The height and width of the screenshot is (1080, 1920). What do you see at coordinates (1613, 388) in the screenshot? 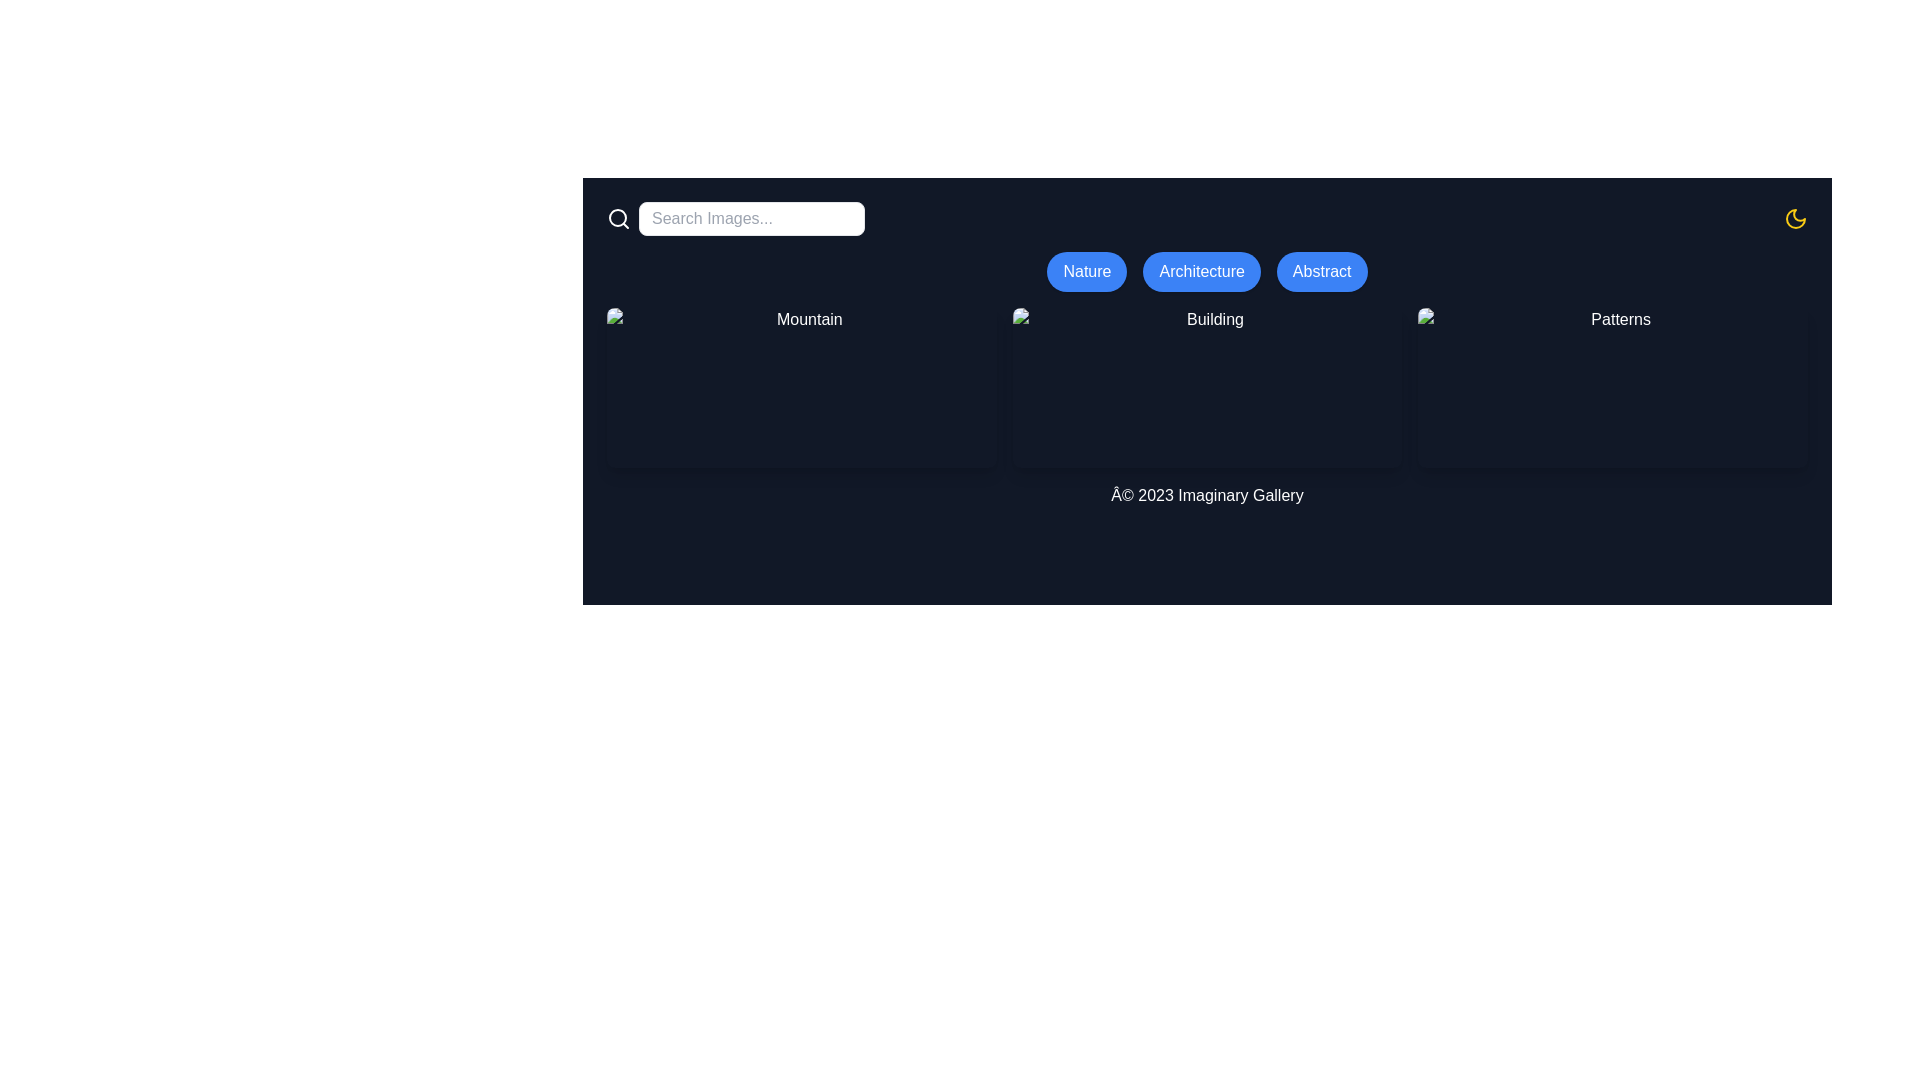
I see `the third card in the grid layout that serves as a clickable category for 'Patterns'` at bounding box center [1613, 388].